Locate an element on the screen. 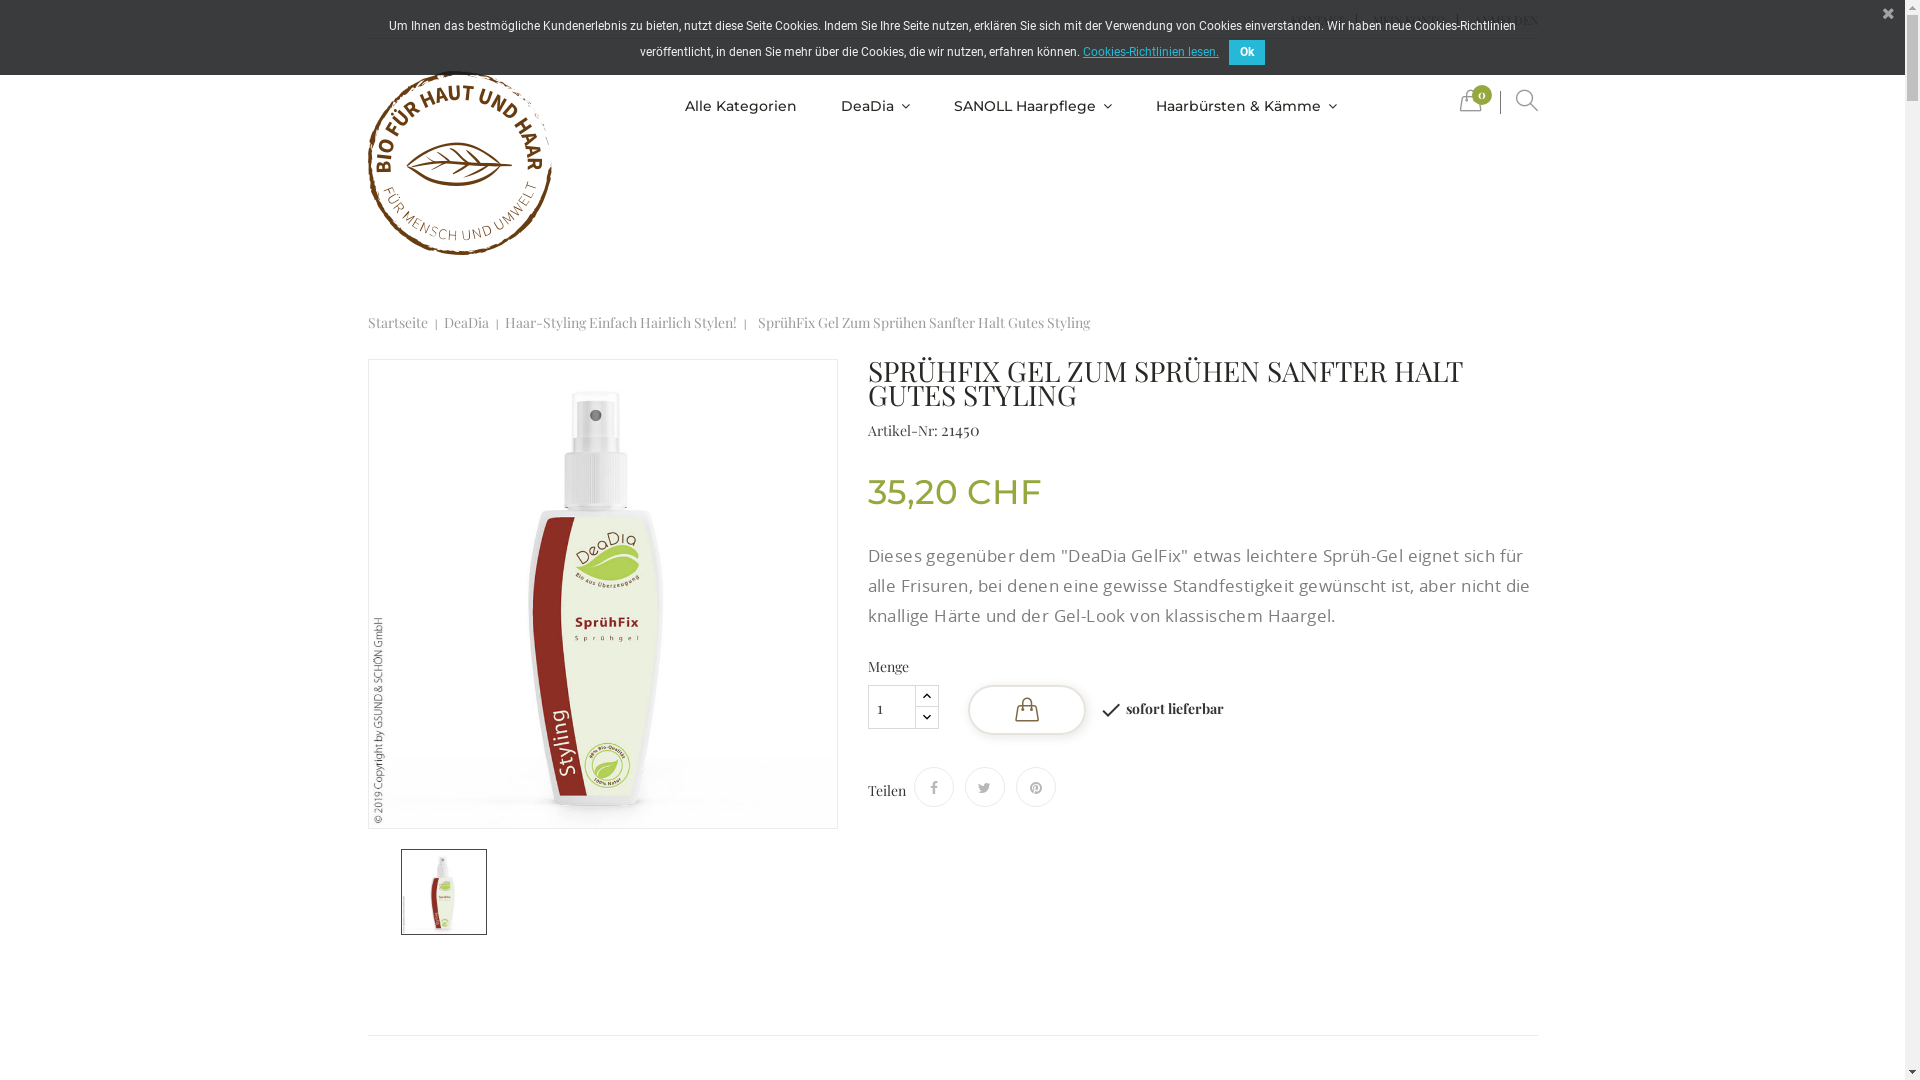  'ANMELDEN' is located at coordinates (1462, 20).